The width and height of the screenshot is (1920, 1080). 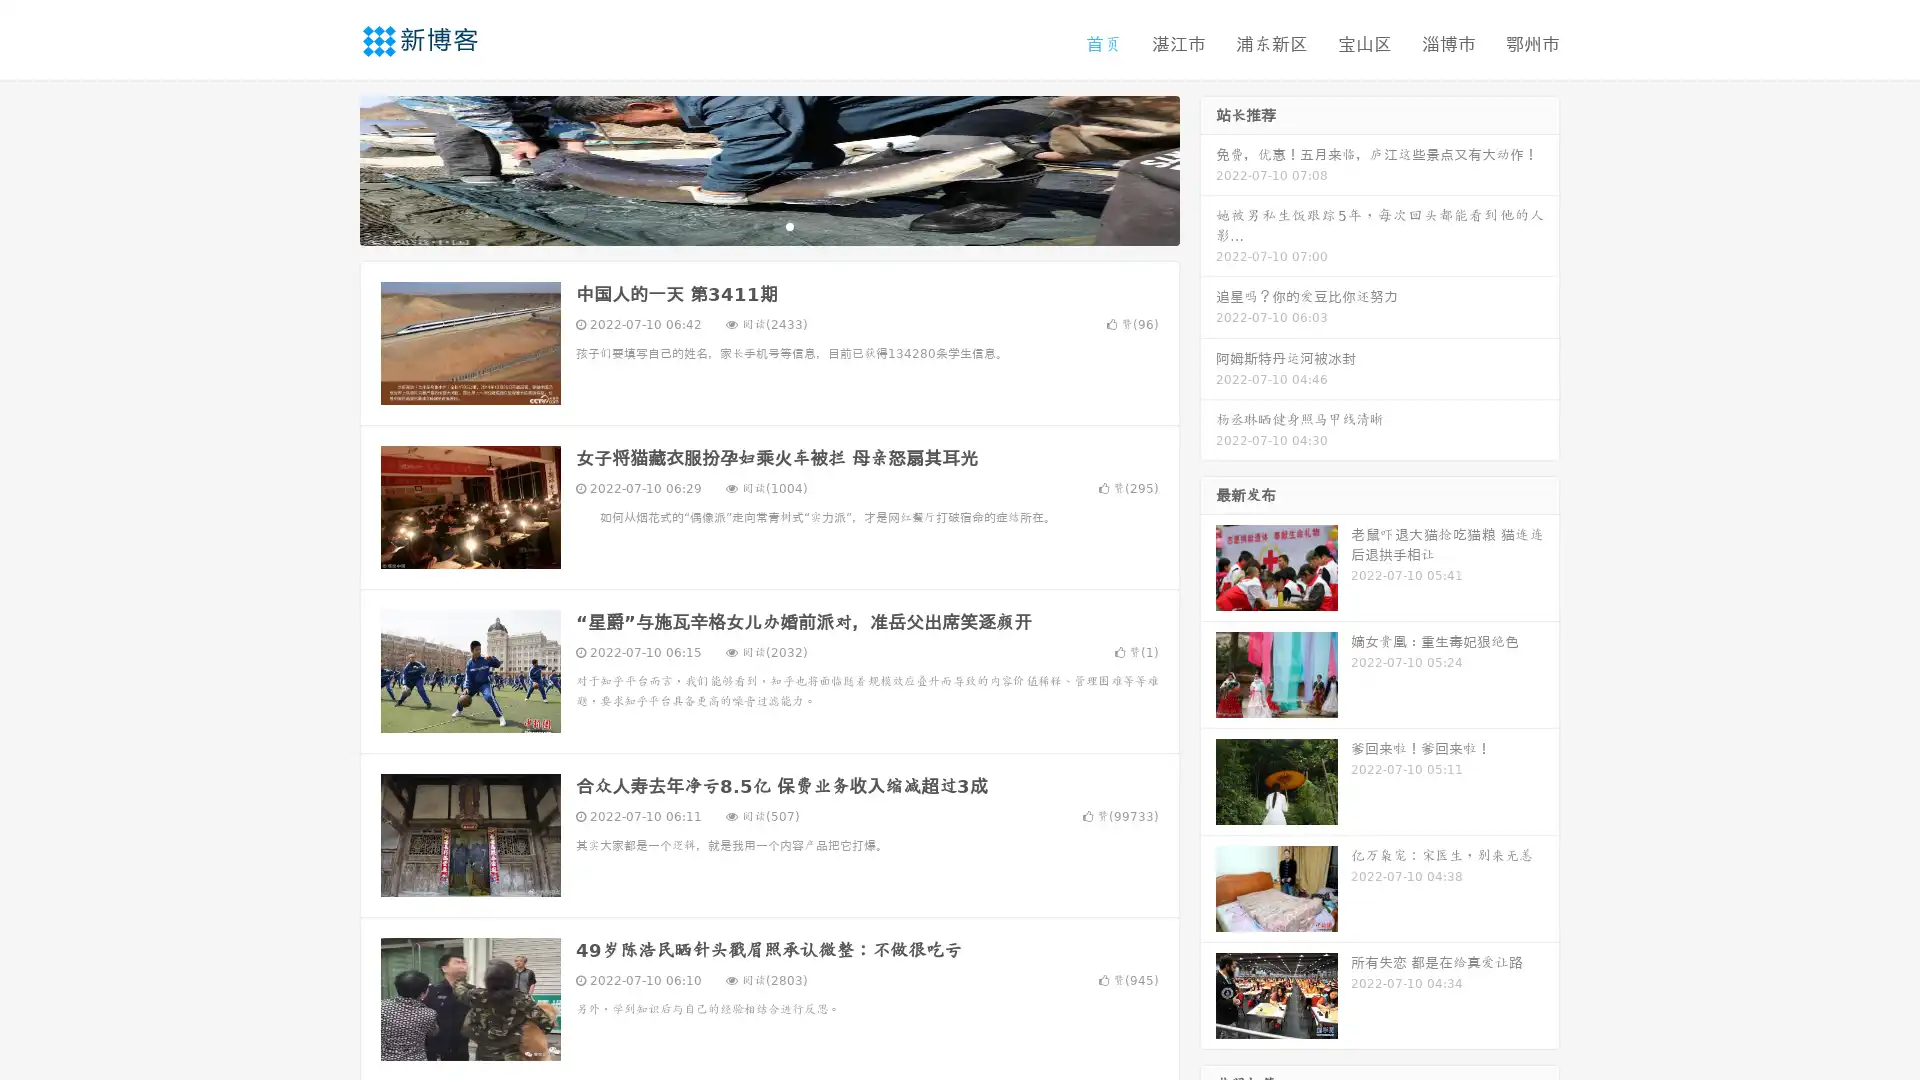 What do you see at coordinates (1208, 168) in the screenshot?
I see `Next slide` at bounding box center [1208, 168].